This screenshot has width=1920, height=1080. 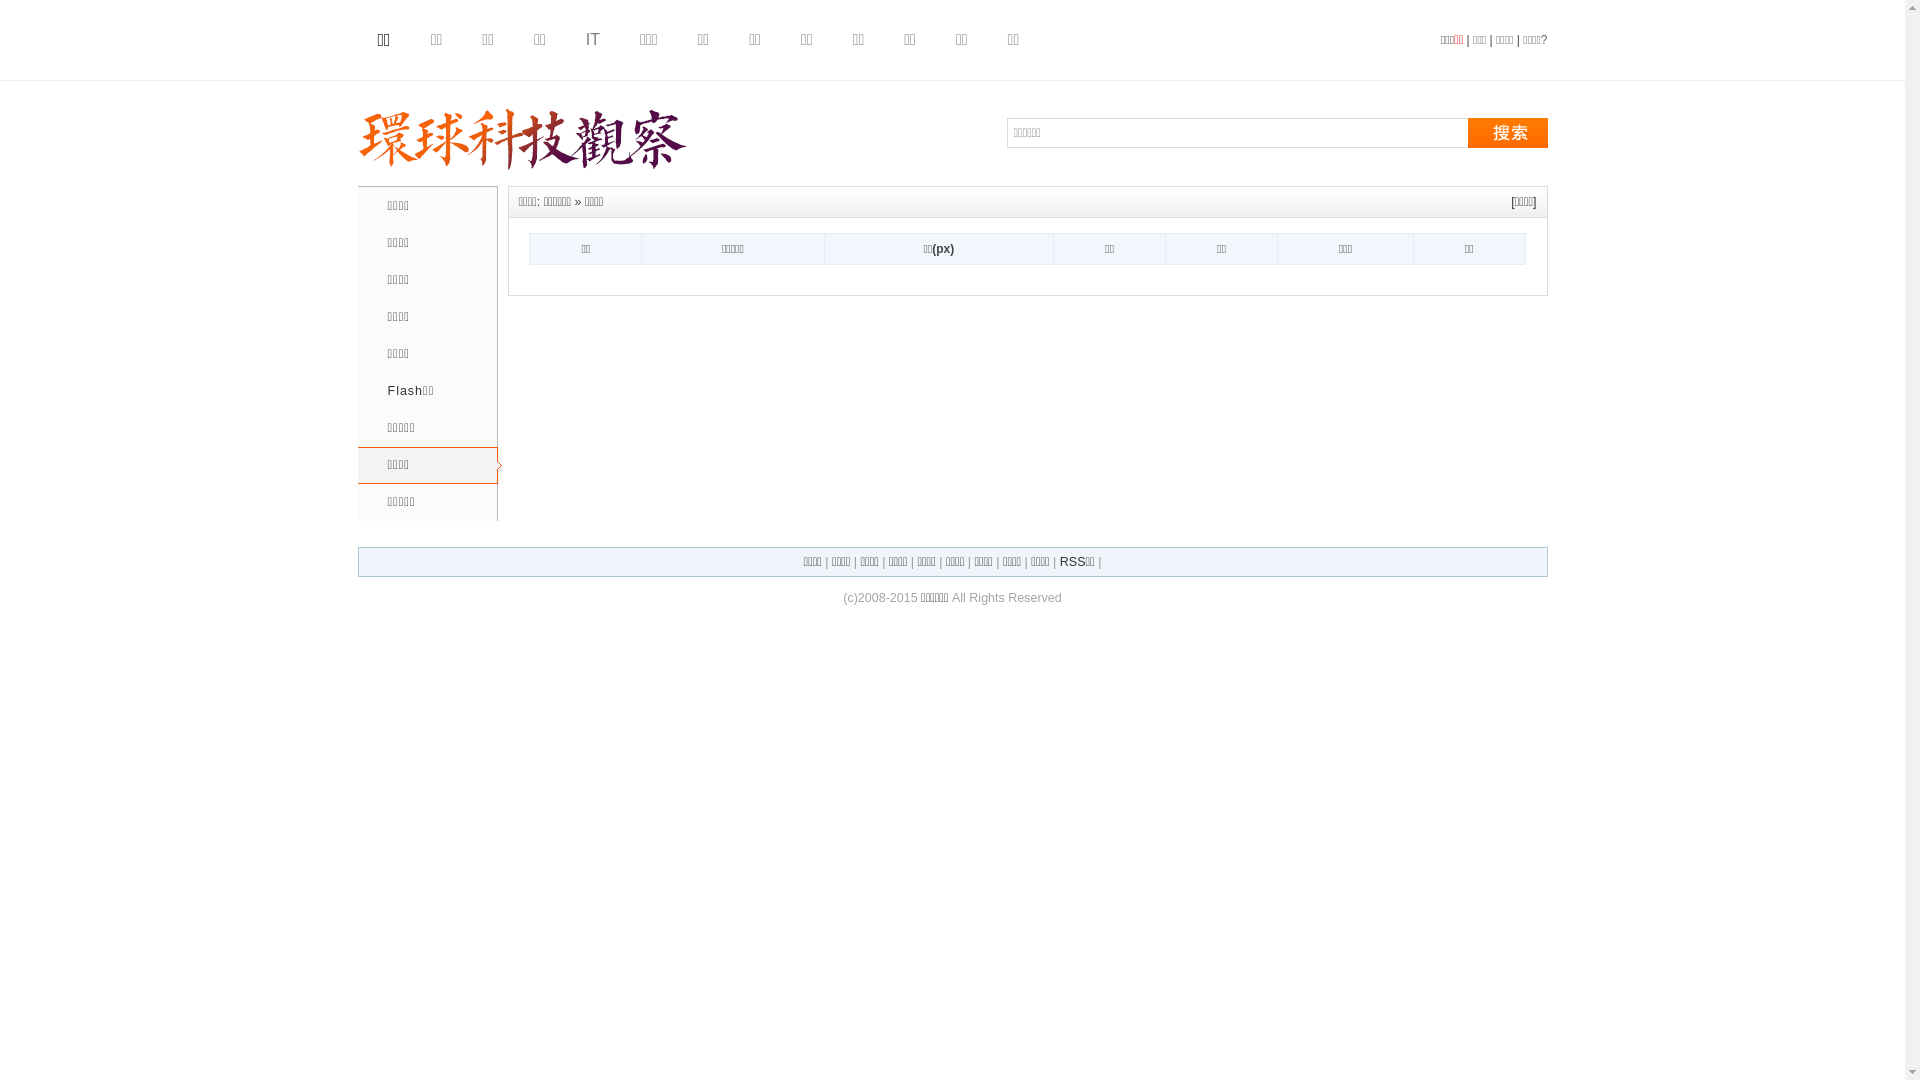 I want to click on 'IT', so click(x=584, y=39).